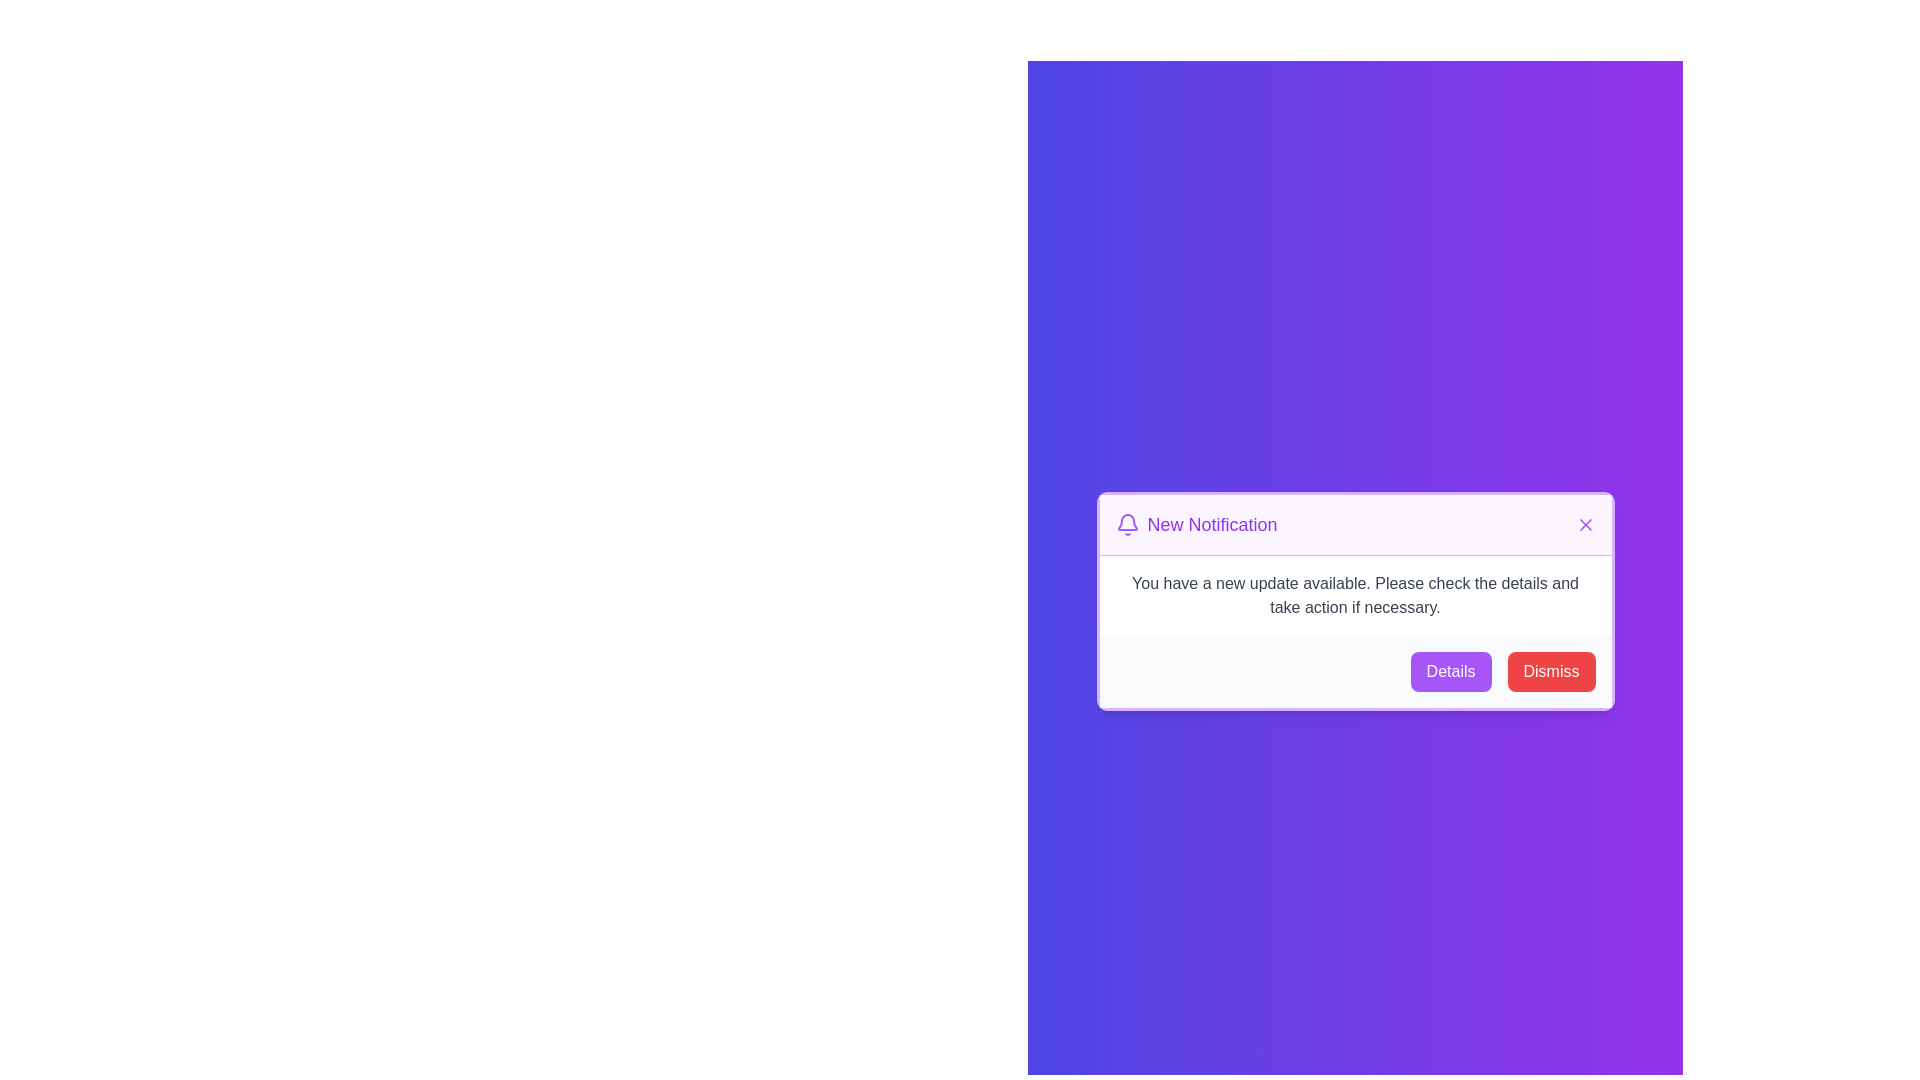 Image resolution: width=1920 pixels, height=1080 pixels. I want to click on the combined notification icon and text label, which includes a purple bell icon and the label 'New Notification' adjacent to it, located centrally within the notification header bar, so click(1196, 523).